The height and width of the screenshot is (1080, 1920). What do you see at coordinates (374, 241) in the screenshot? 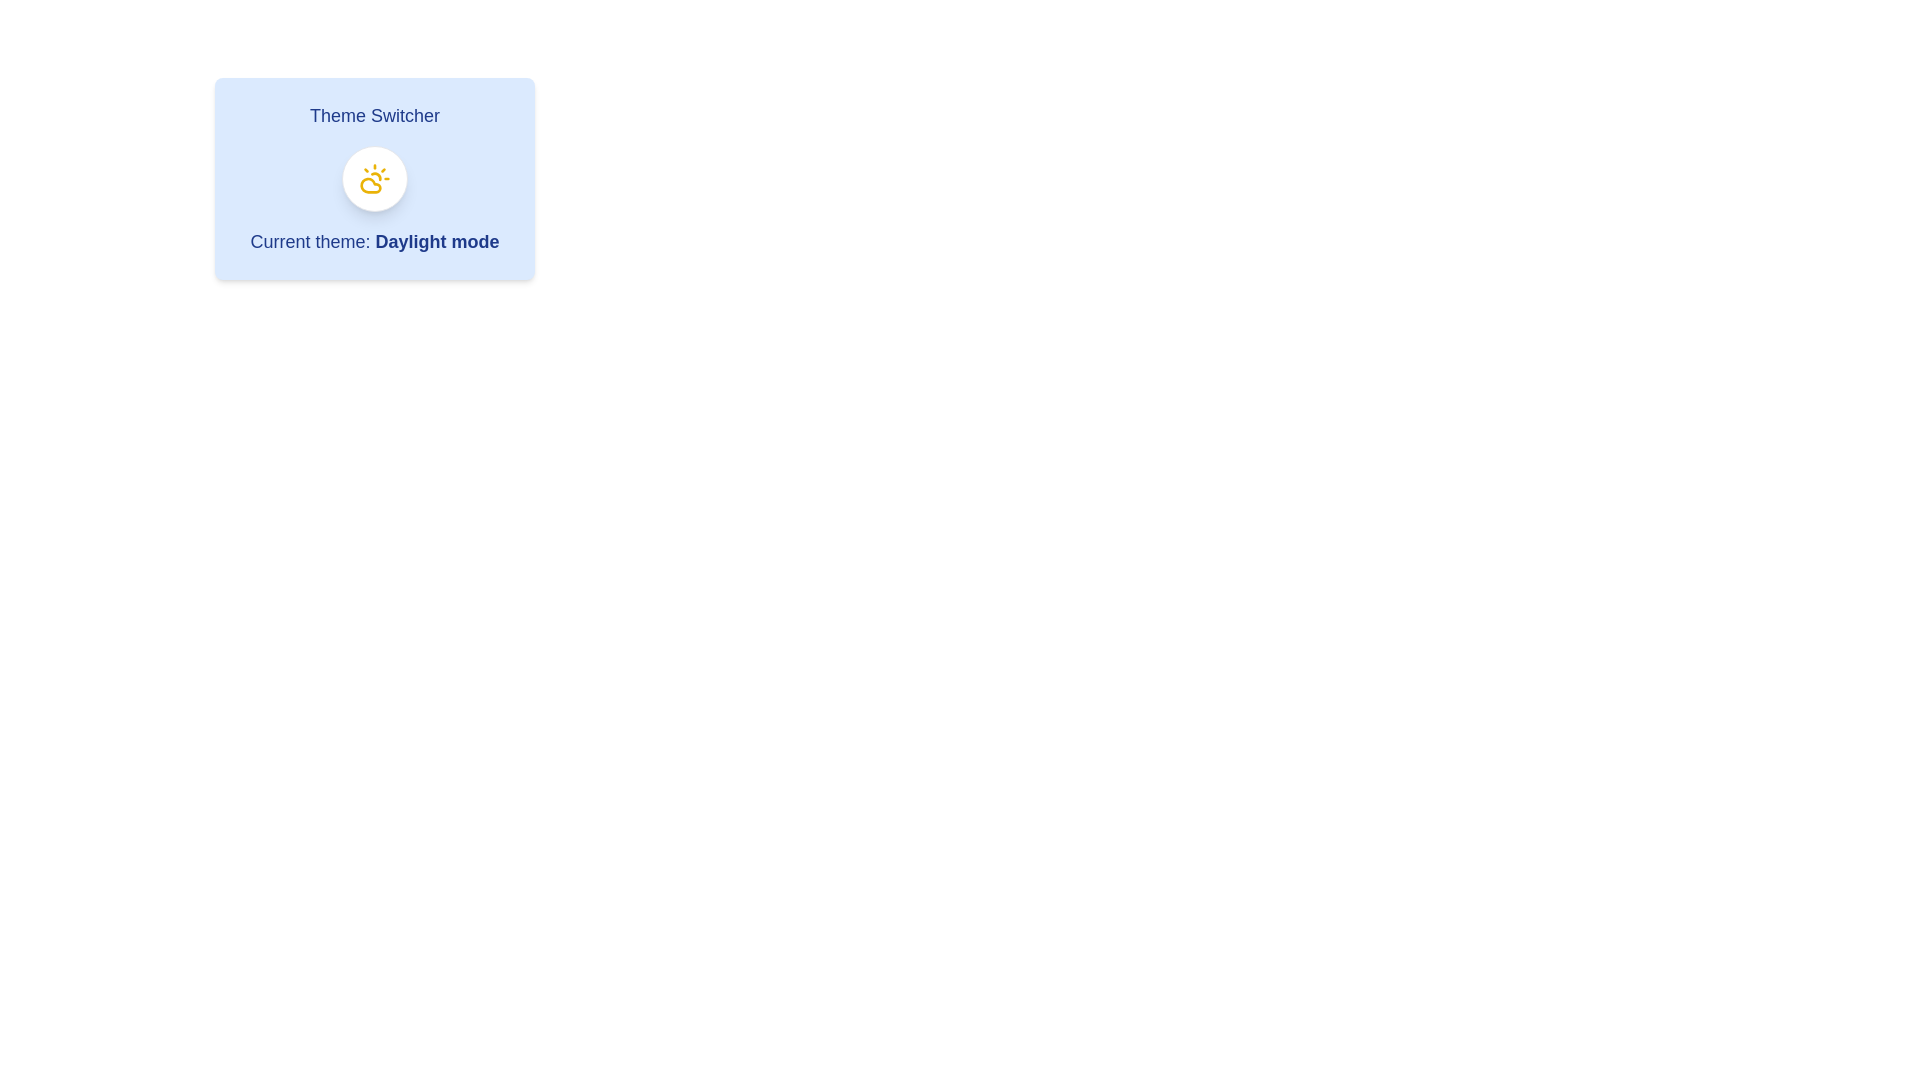
I see `the text 'Current theme: Daylight mode' to select it` at bounding box center [374, 241].